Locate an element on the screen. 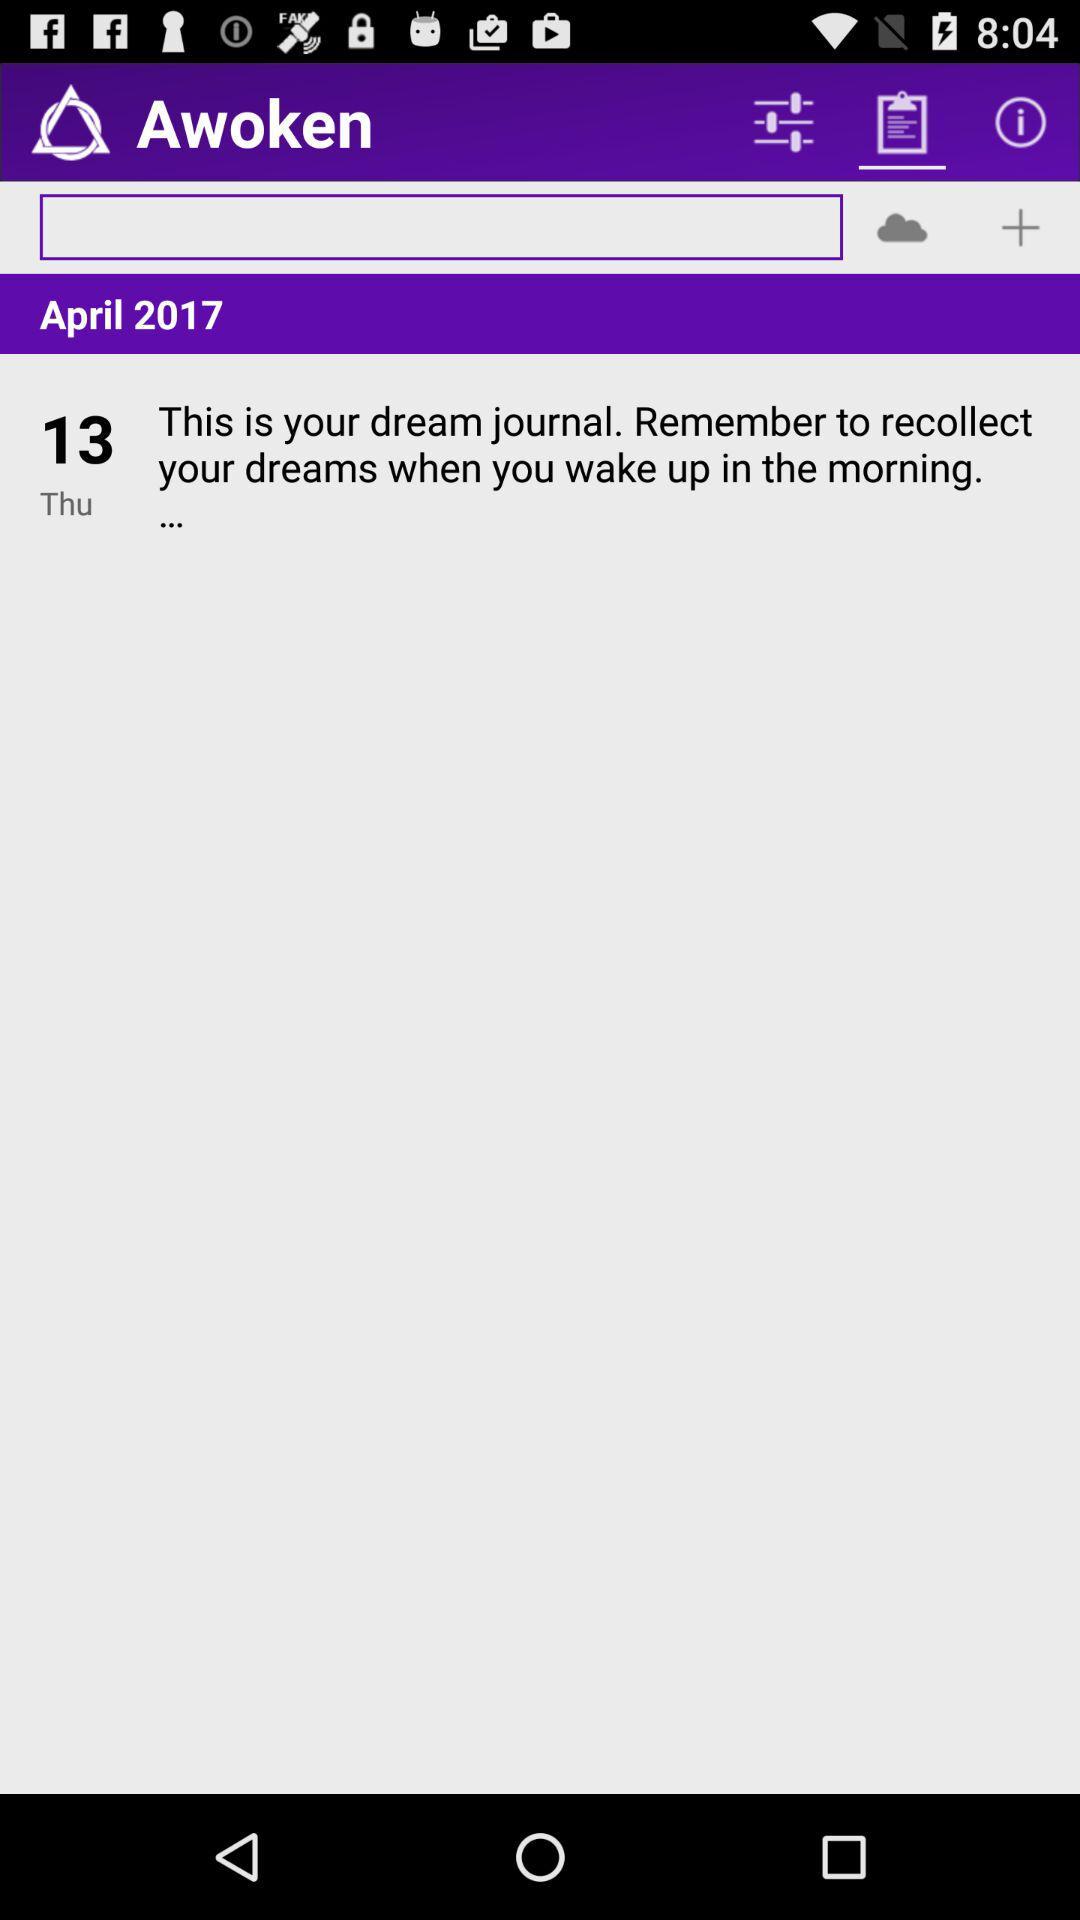 The image size is (1080, 1920). the add icon is located at coordinates (1020, 242).